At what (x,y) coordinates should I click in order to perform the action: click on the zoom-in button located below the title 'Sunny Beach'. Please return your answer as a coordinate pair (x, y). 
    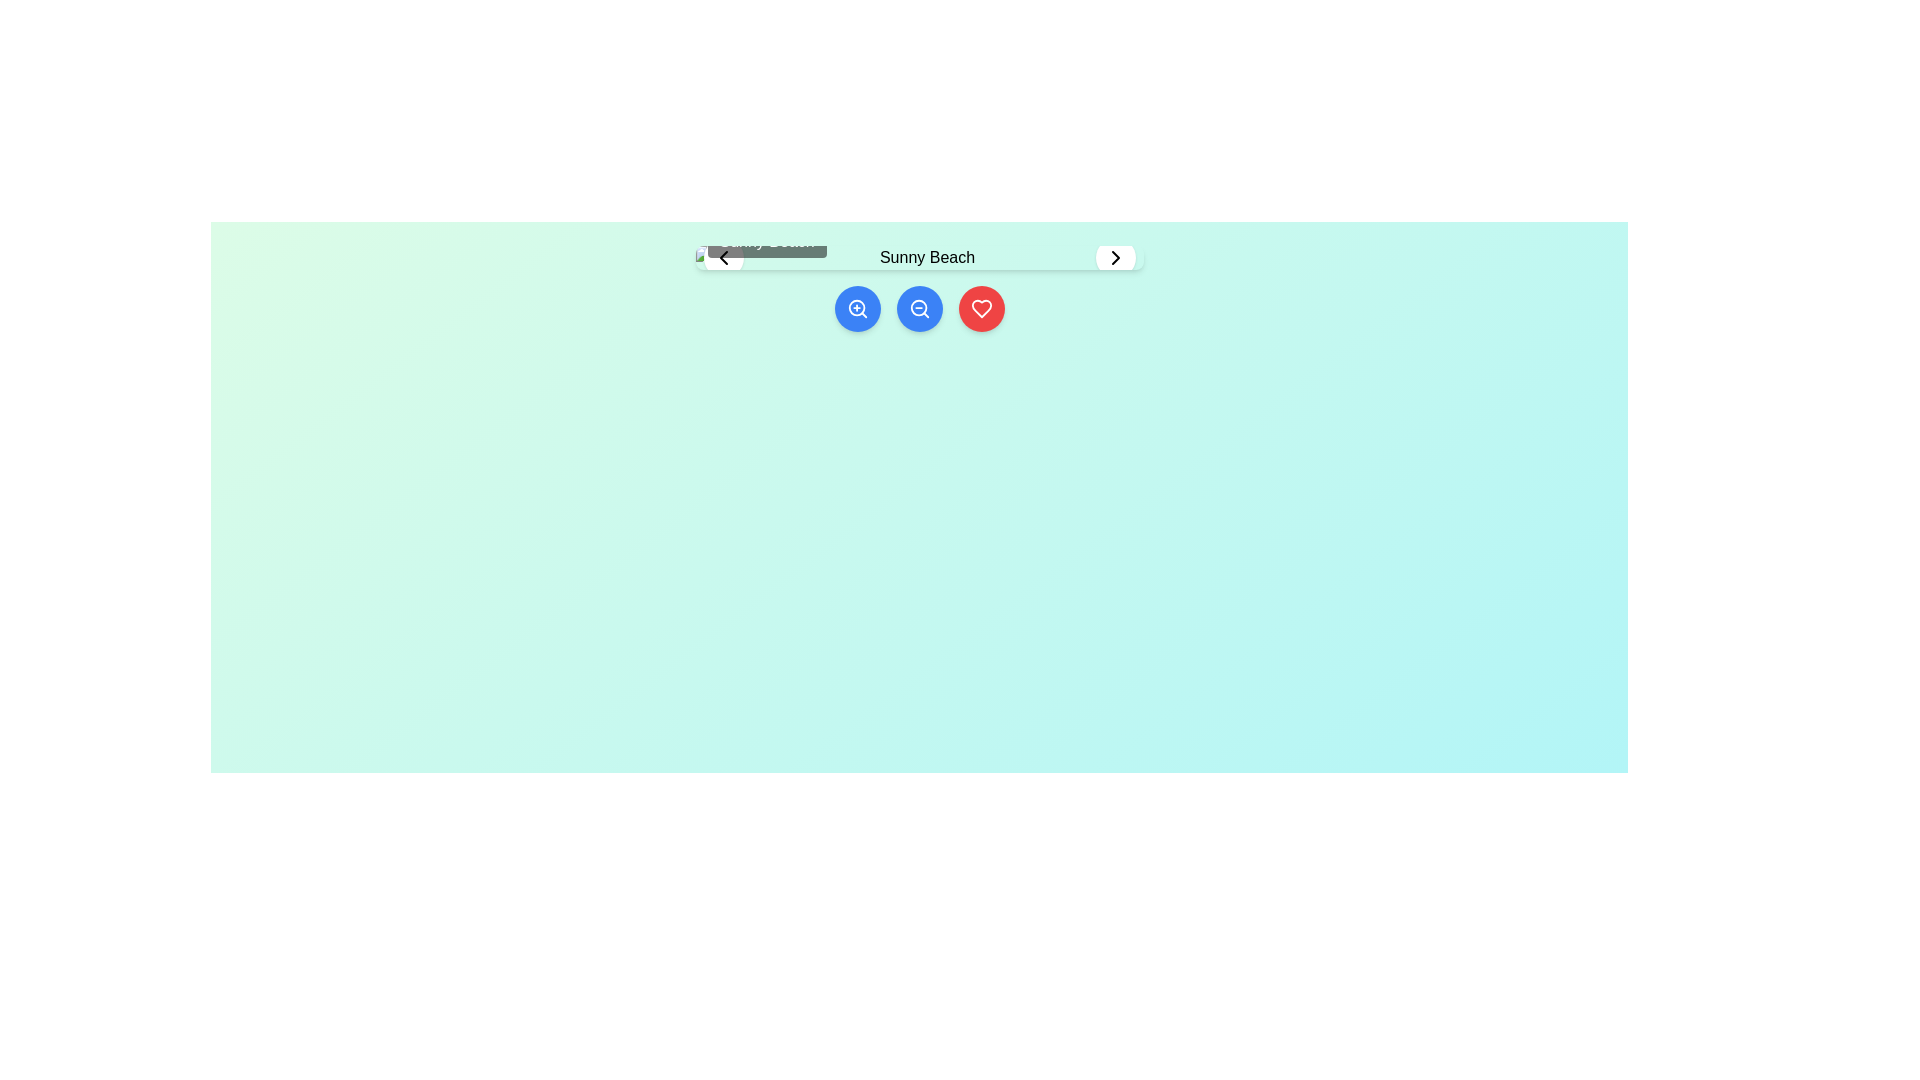
    Looking at the image, I should click on (857, 308).